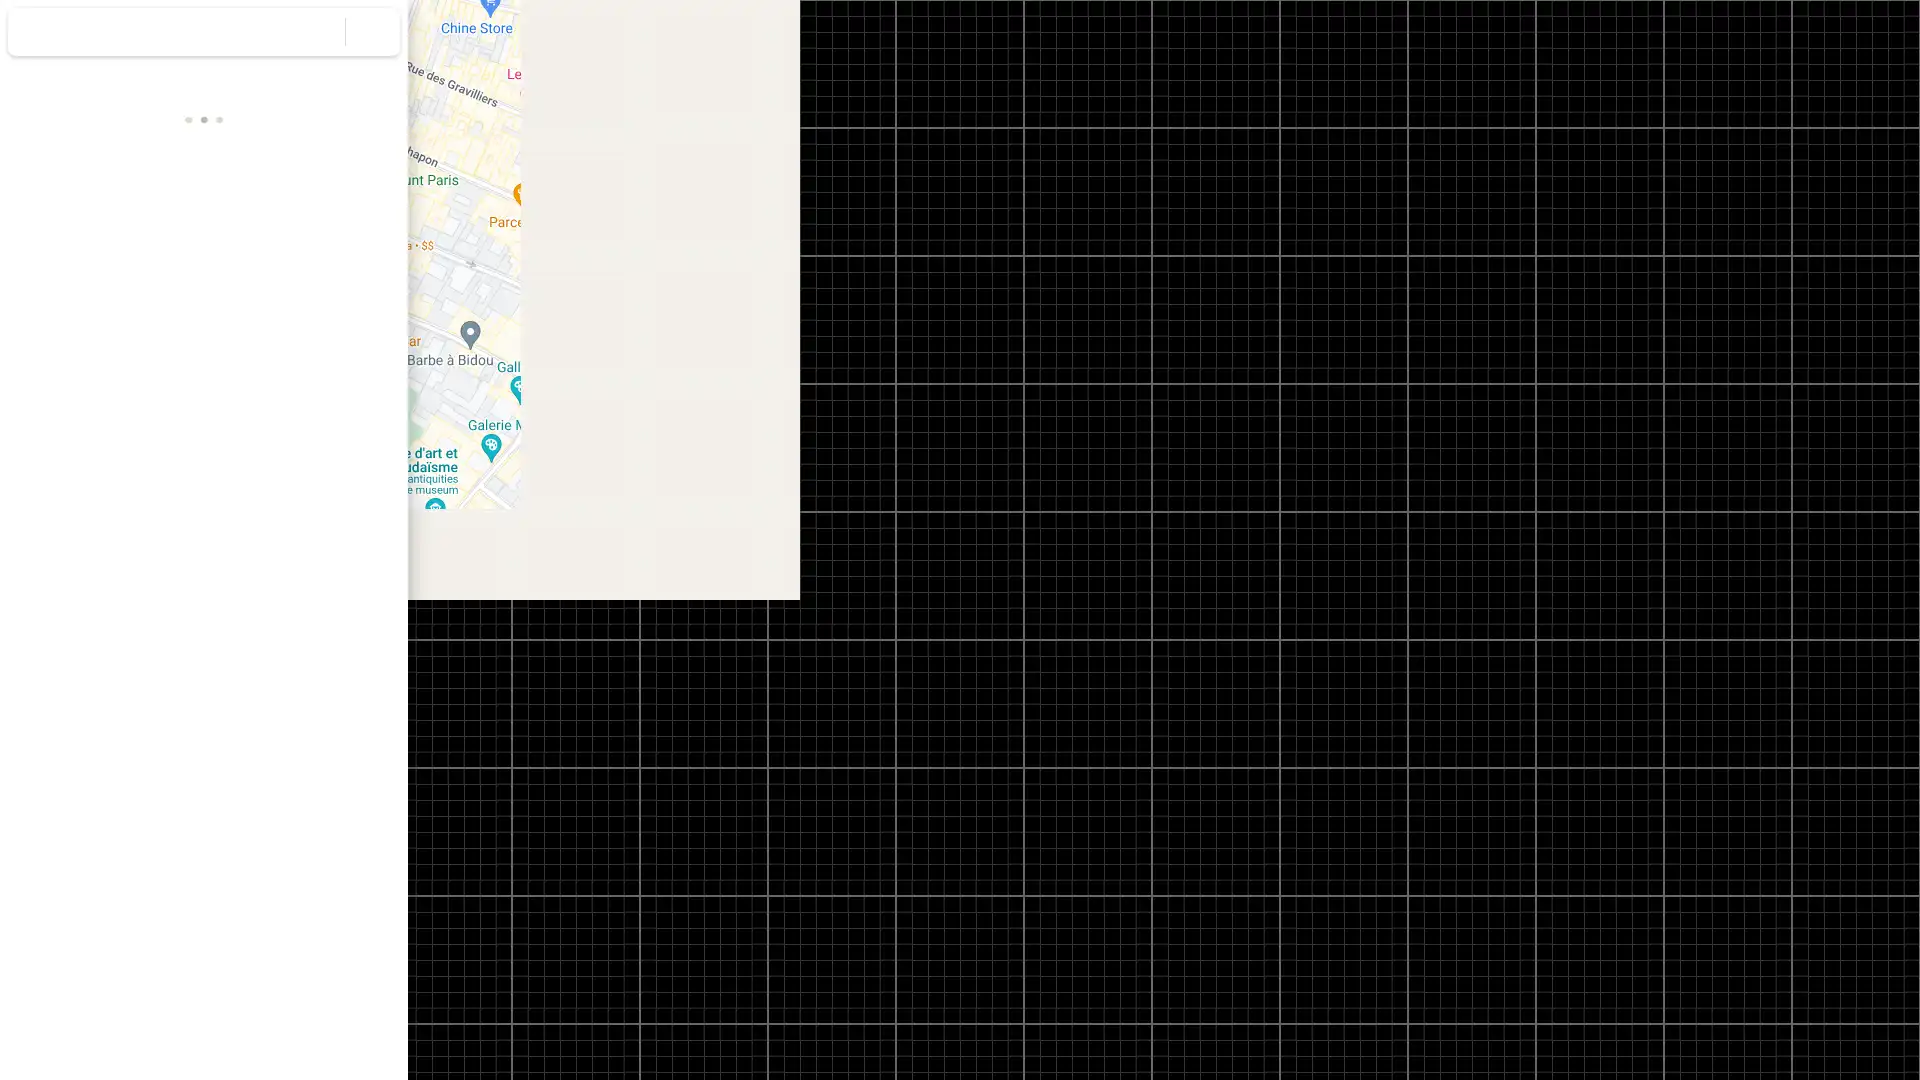 This screenshot has height=1080, width=1920. I want to click on Share 5 Rue de Palestro, so click(349, 342).